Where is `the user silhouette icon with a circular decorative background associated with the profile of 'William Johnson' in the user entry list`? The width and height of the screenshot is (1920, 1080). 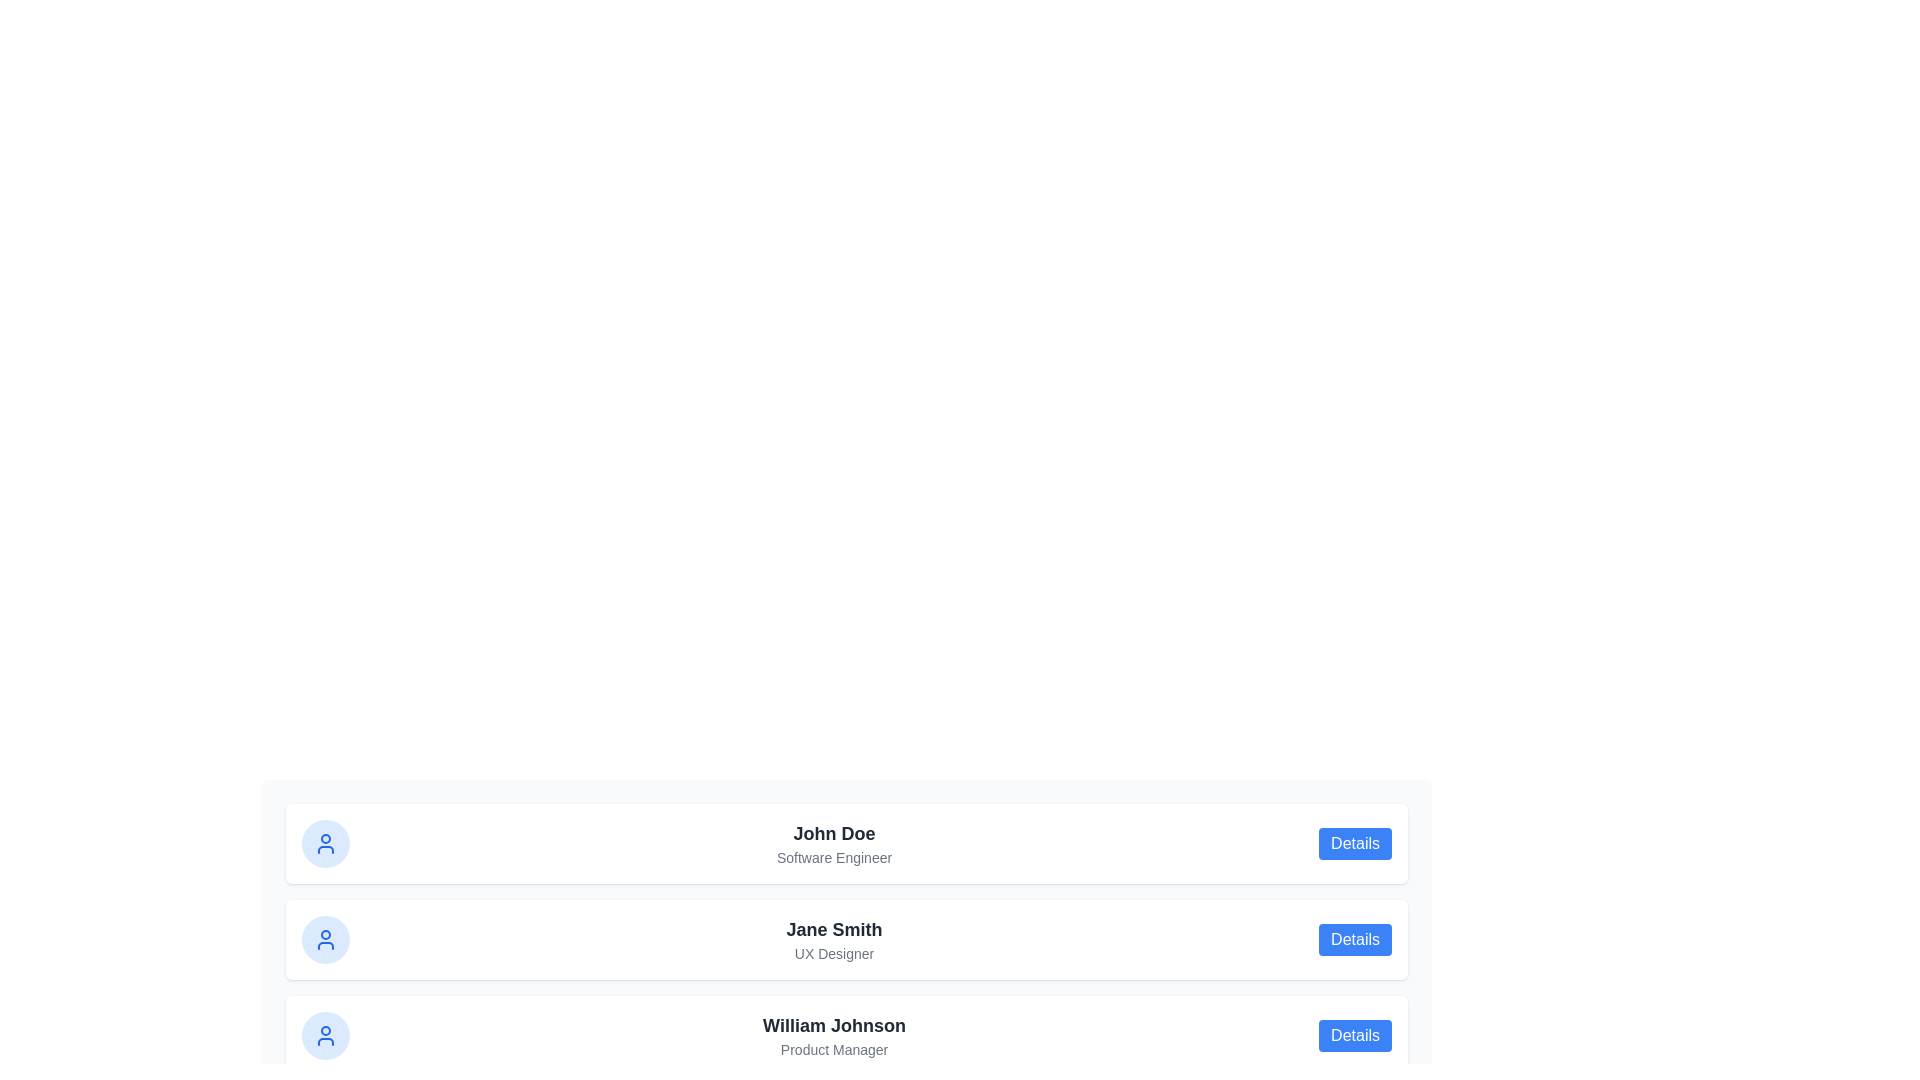 the user silhouette icon with a circular decorative background associated with the profile of 'William Johnson' in the user entry list is located at coordinates (326, 1035).